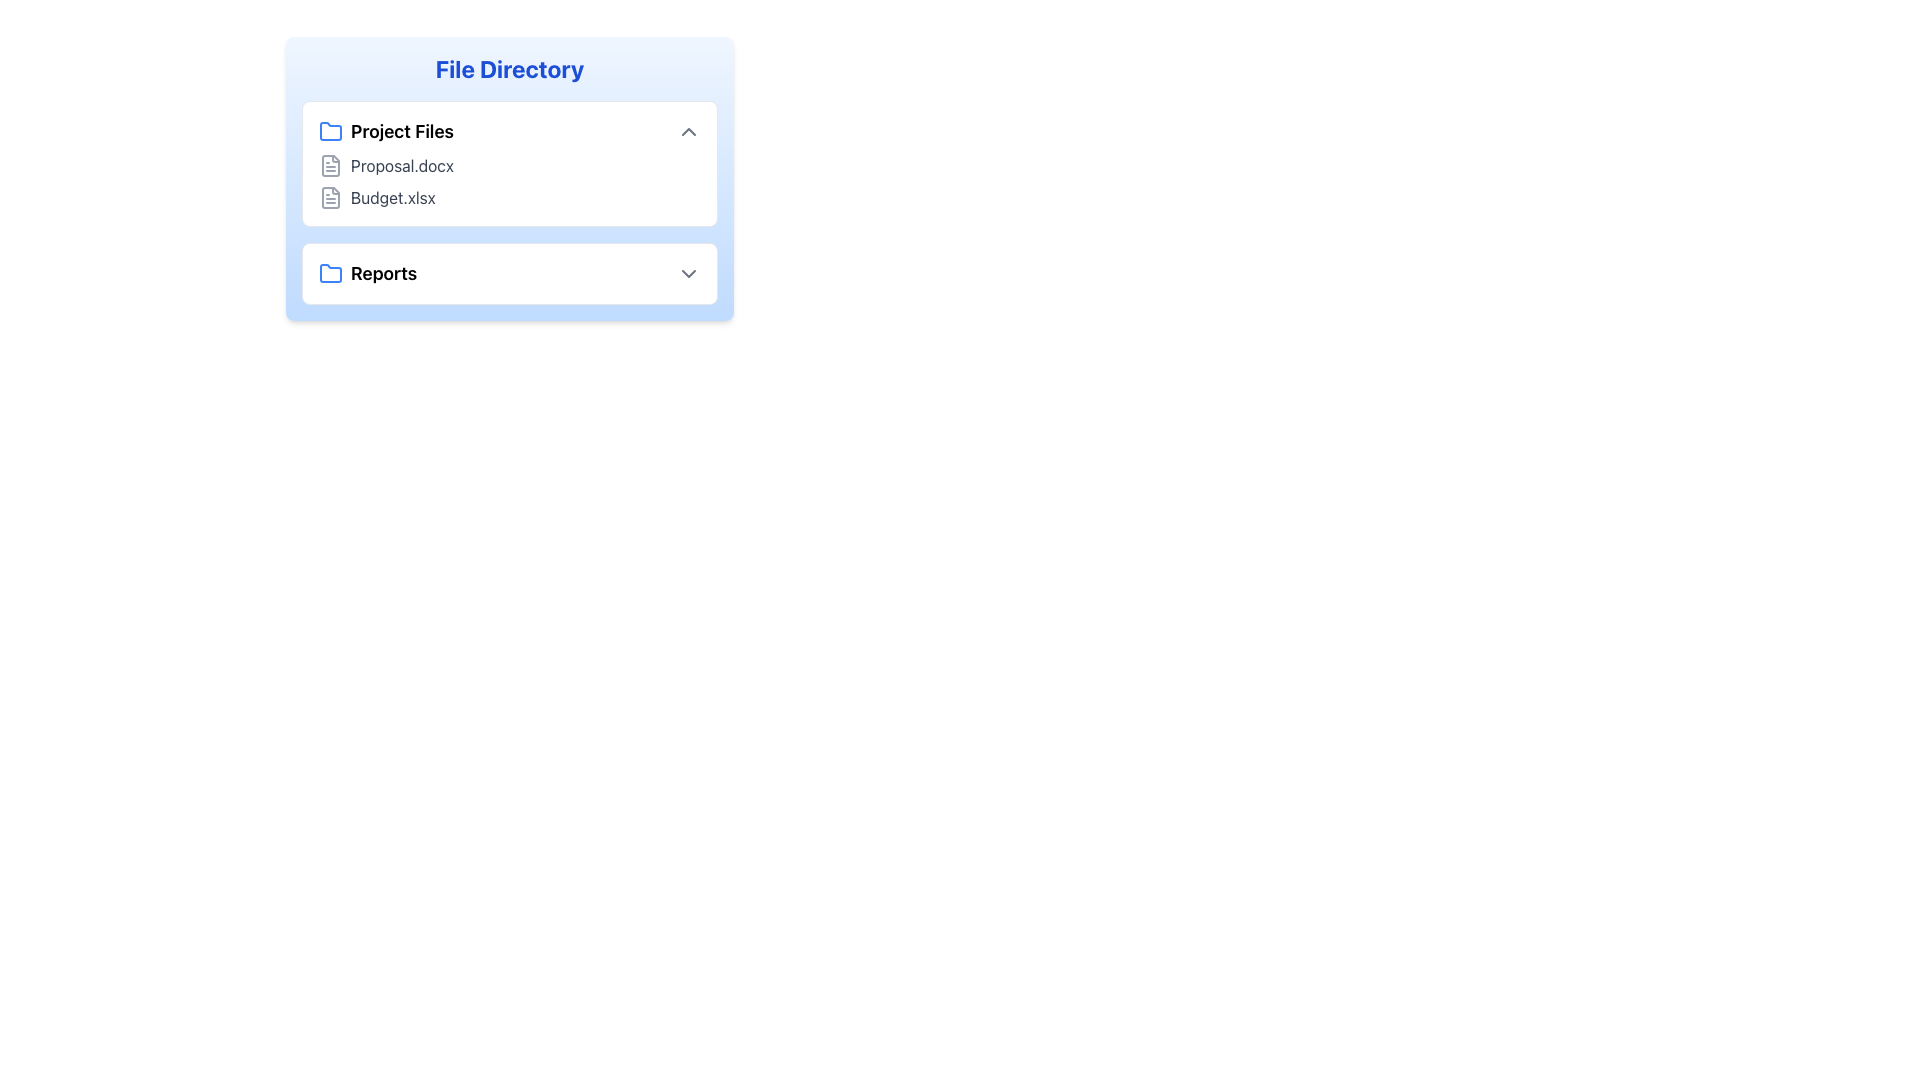 The width and height of the screenshot is (1920, 1080). I want to click on the chevron-down icon located to the right of the 'Reports' text under the 'File Directory' section, so click(689, 273).